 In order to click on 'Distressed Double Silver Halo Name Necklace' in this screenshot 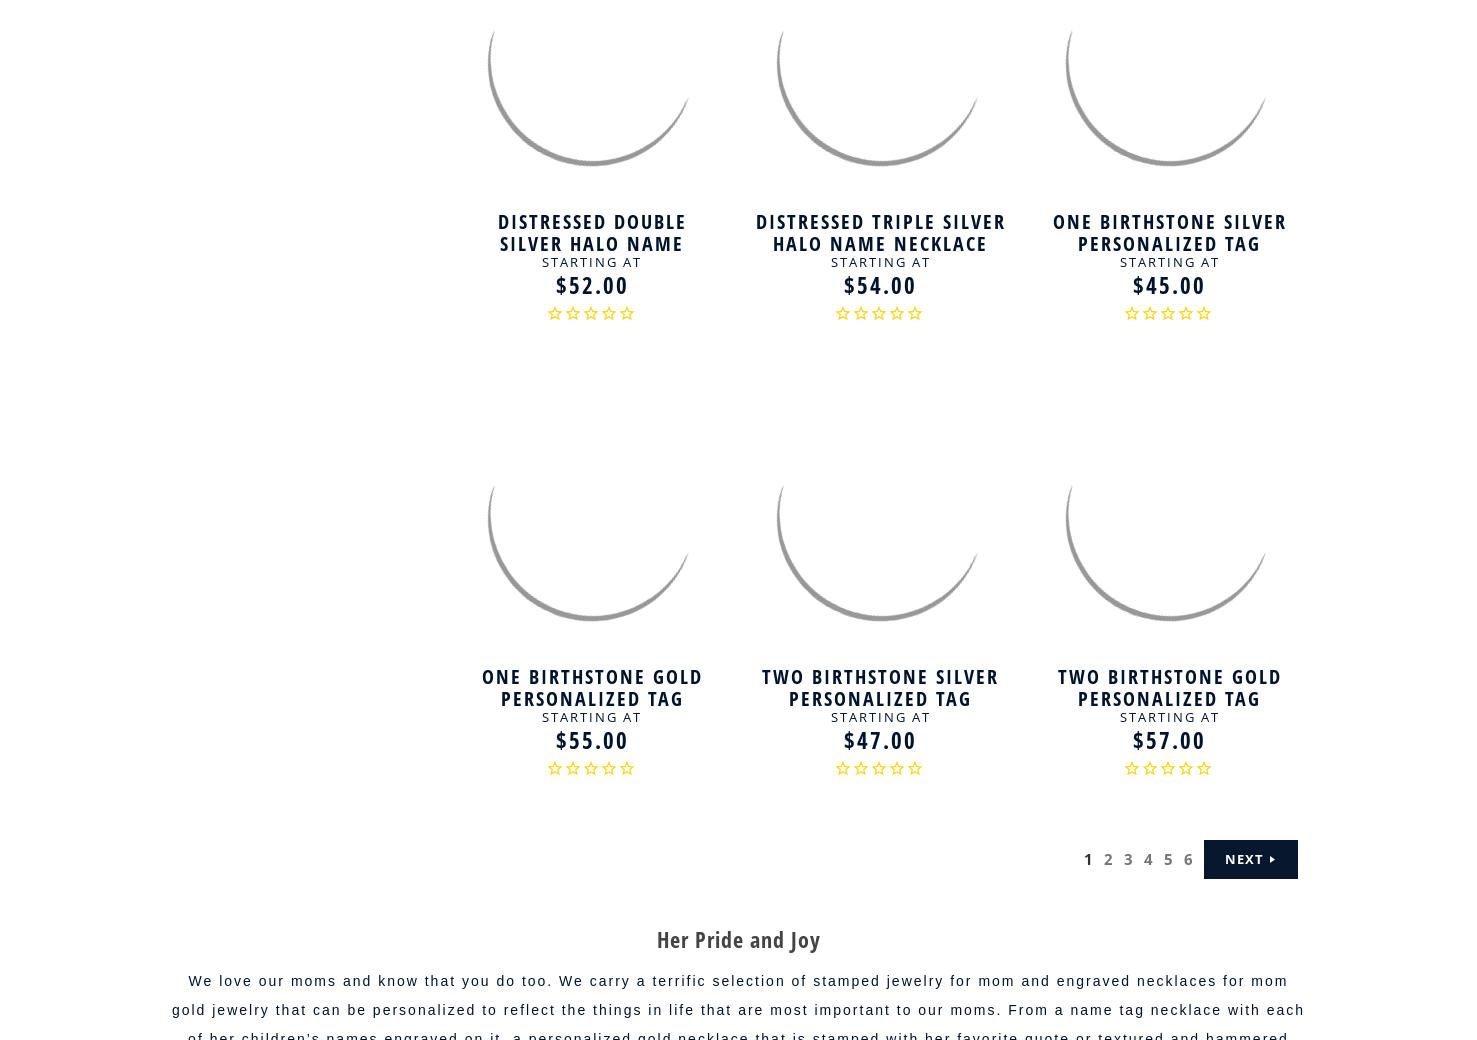, I will do `click(497, 242)`.